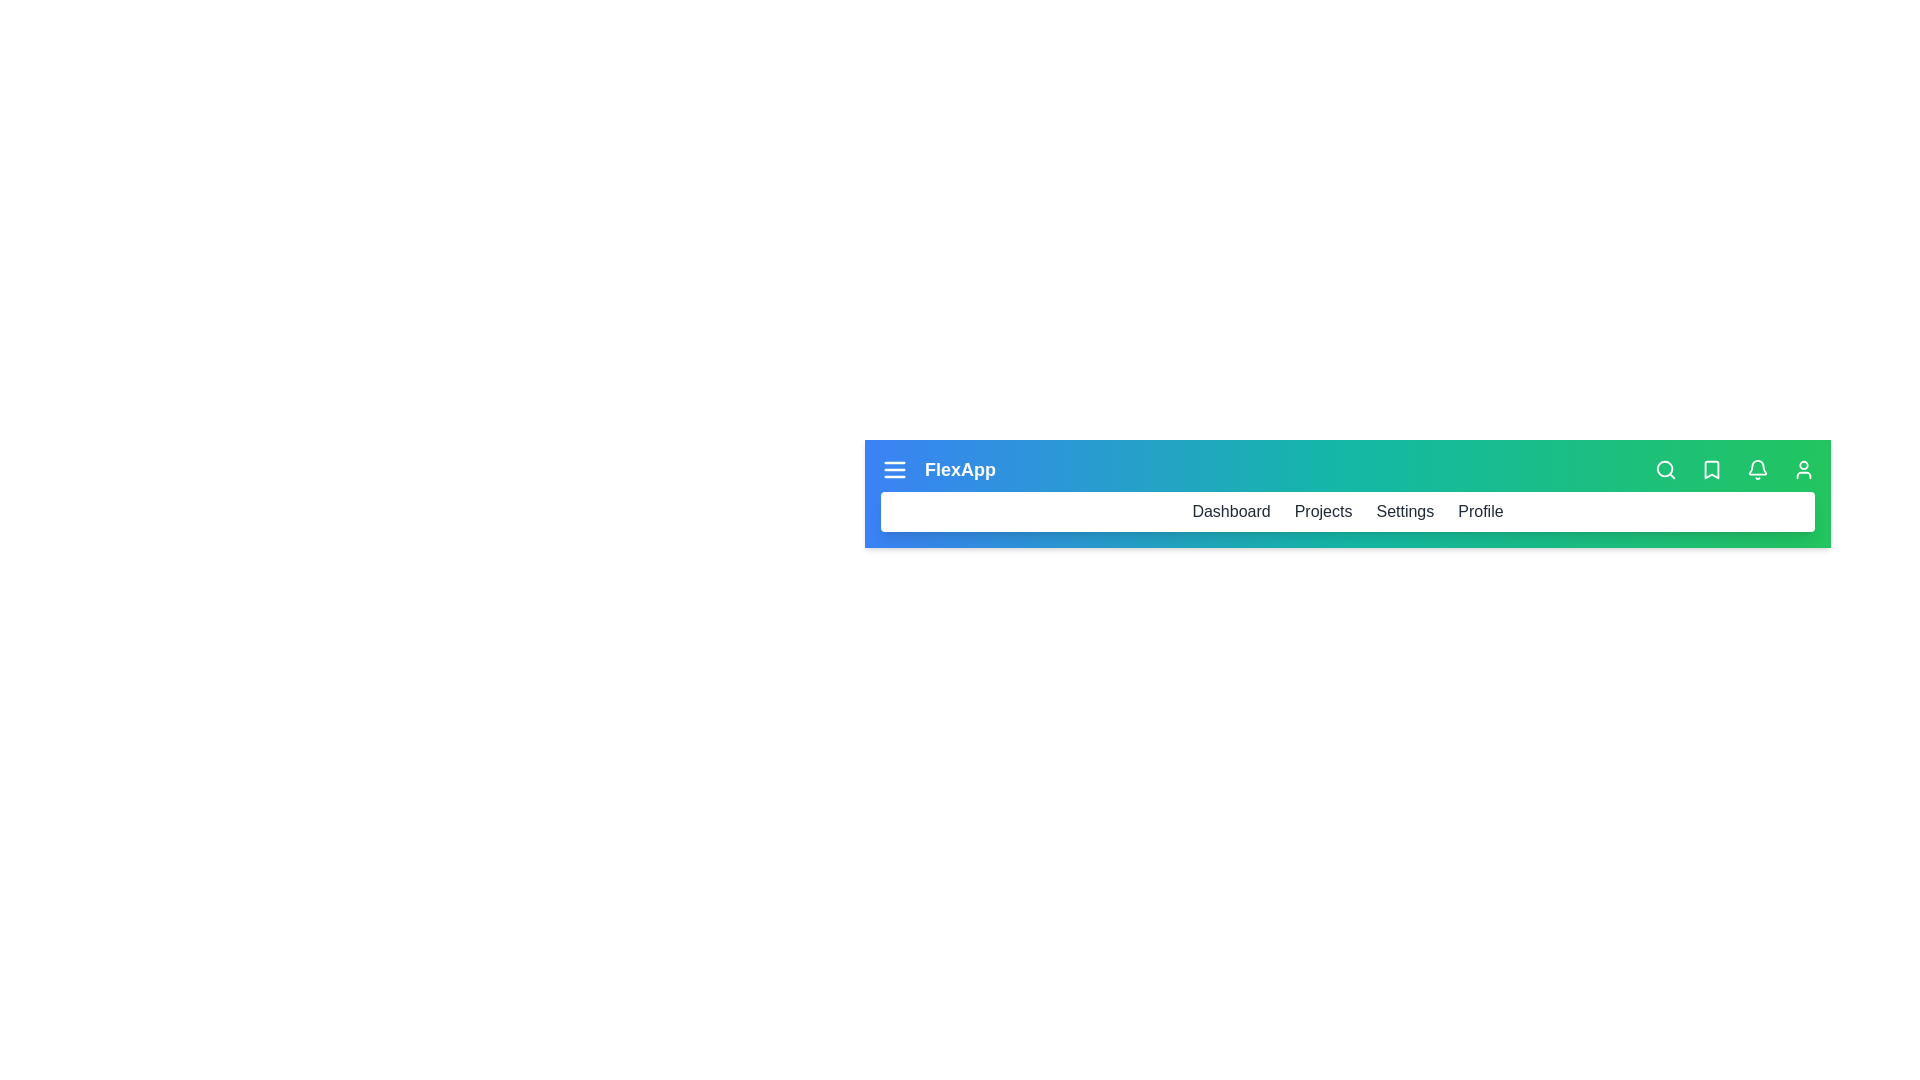 The width and height of the screenshot is (1920, 1080). I want to click on the menu icon to toggle the menu visibility, so click(893, 470).